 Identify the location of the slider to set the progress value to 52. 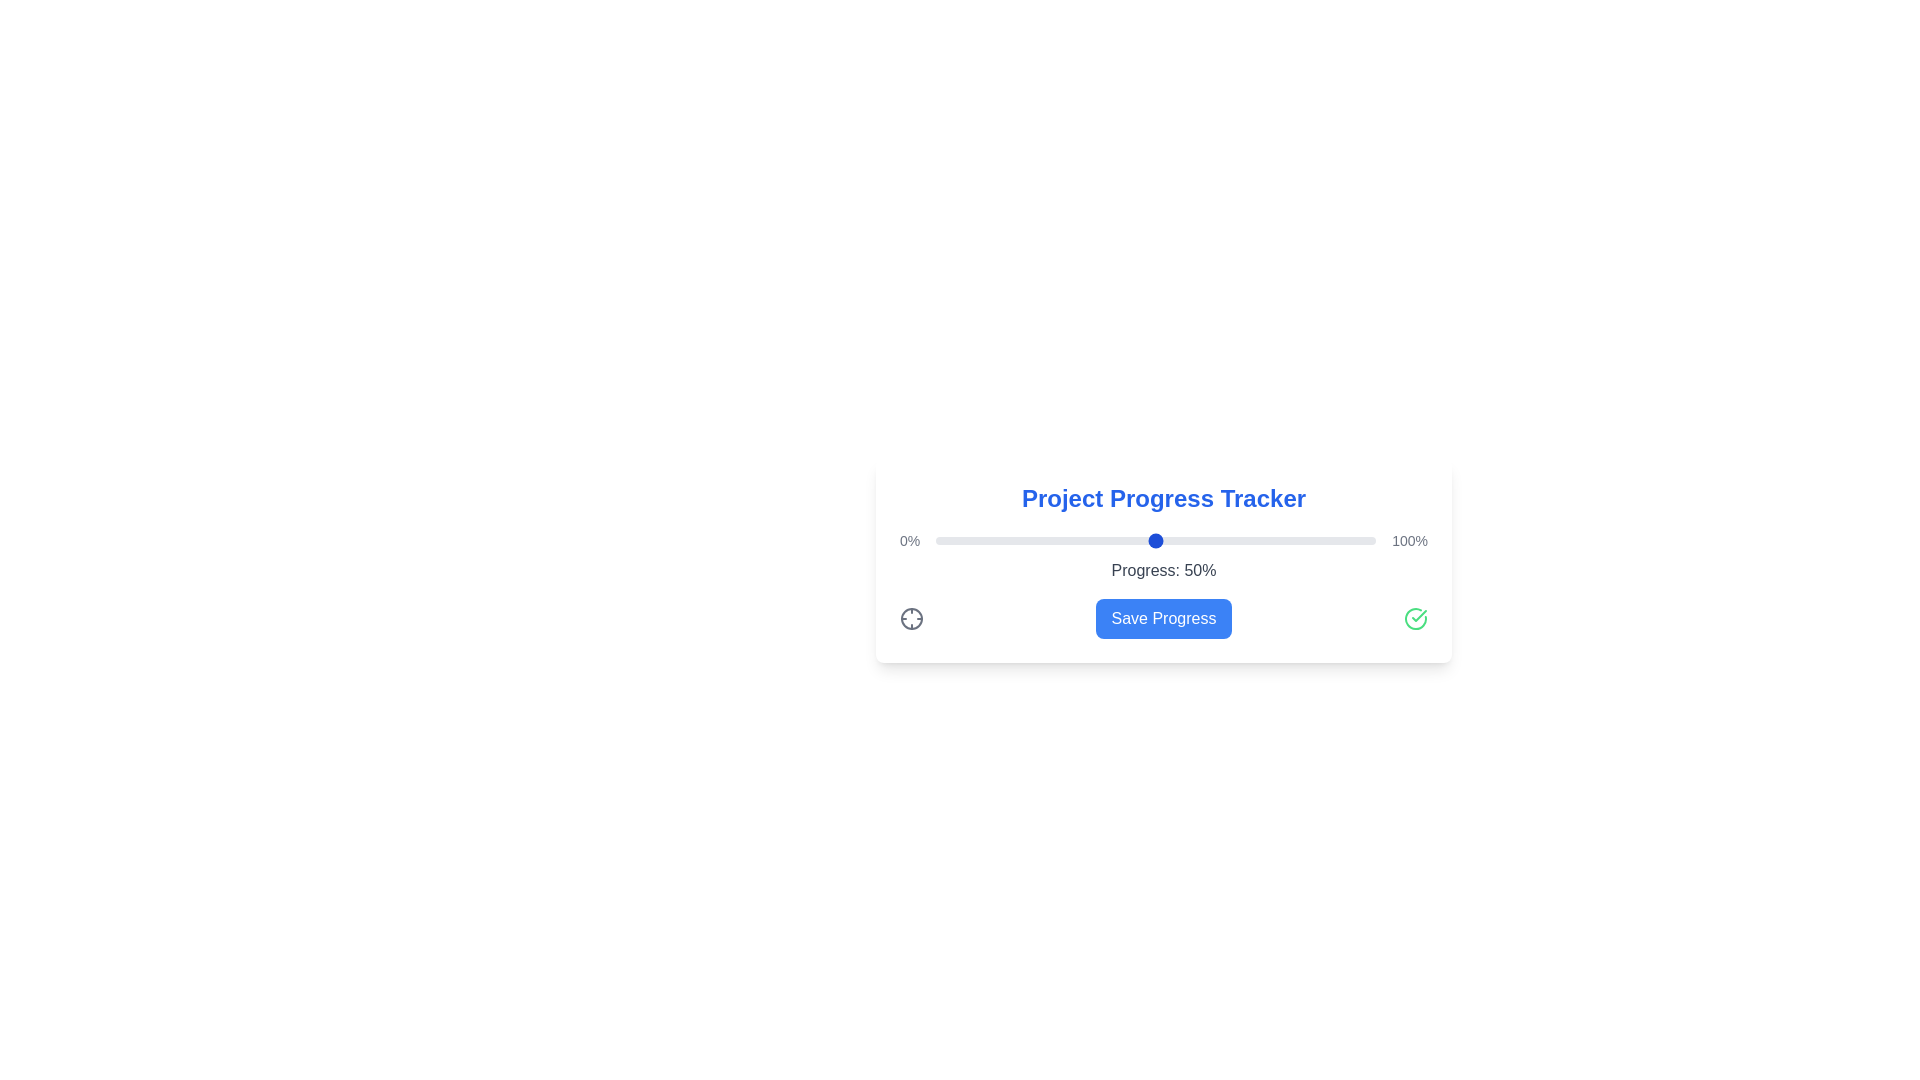
(1165, 540).